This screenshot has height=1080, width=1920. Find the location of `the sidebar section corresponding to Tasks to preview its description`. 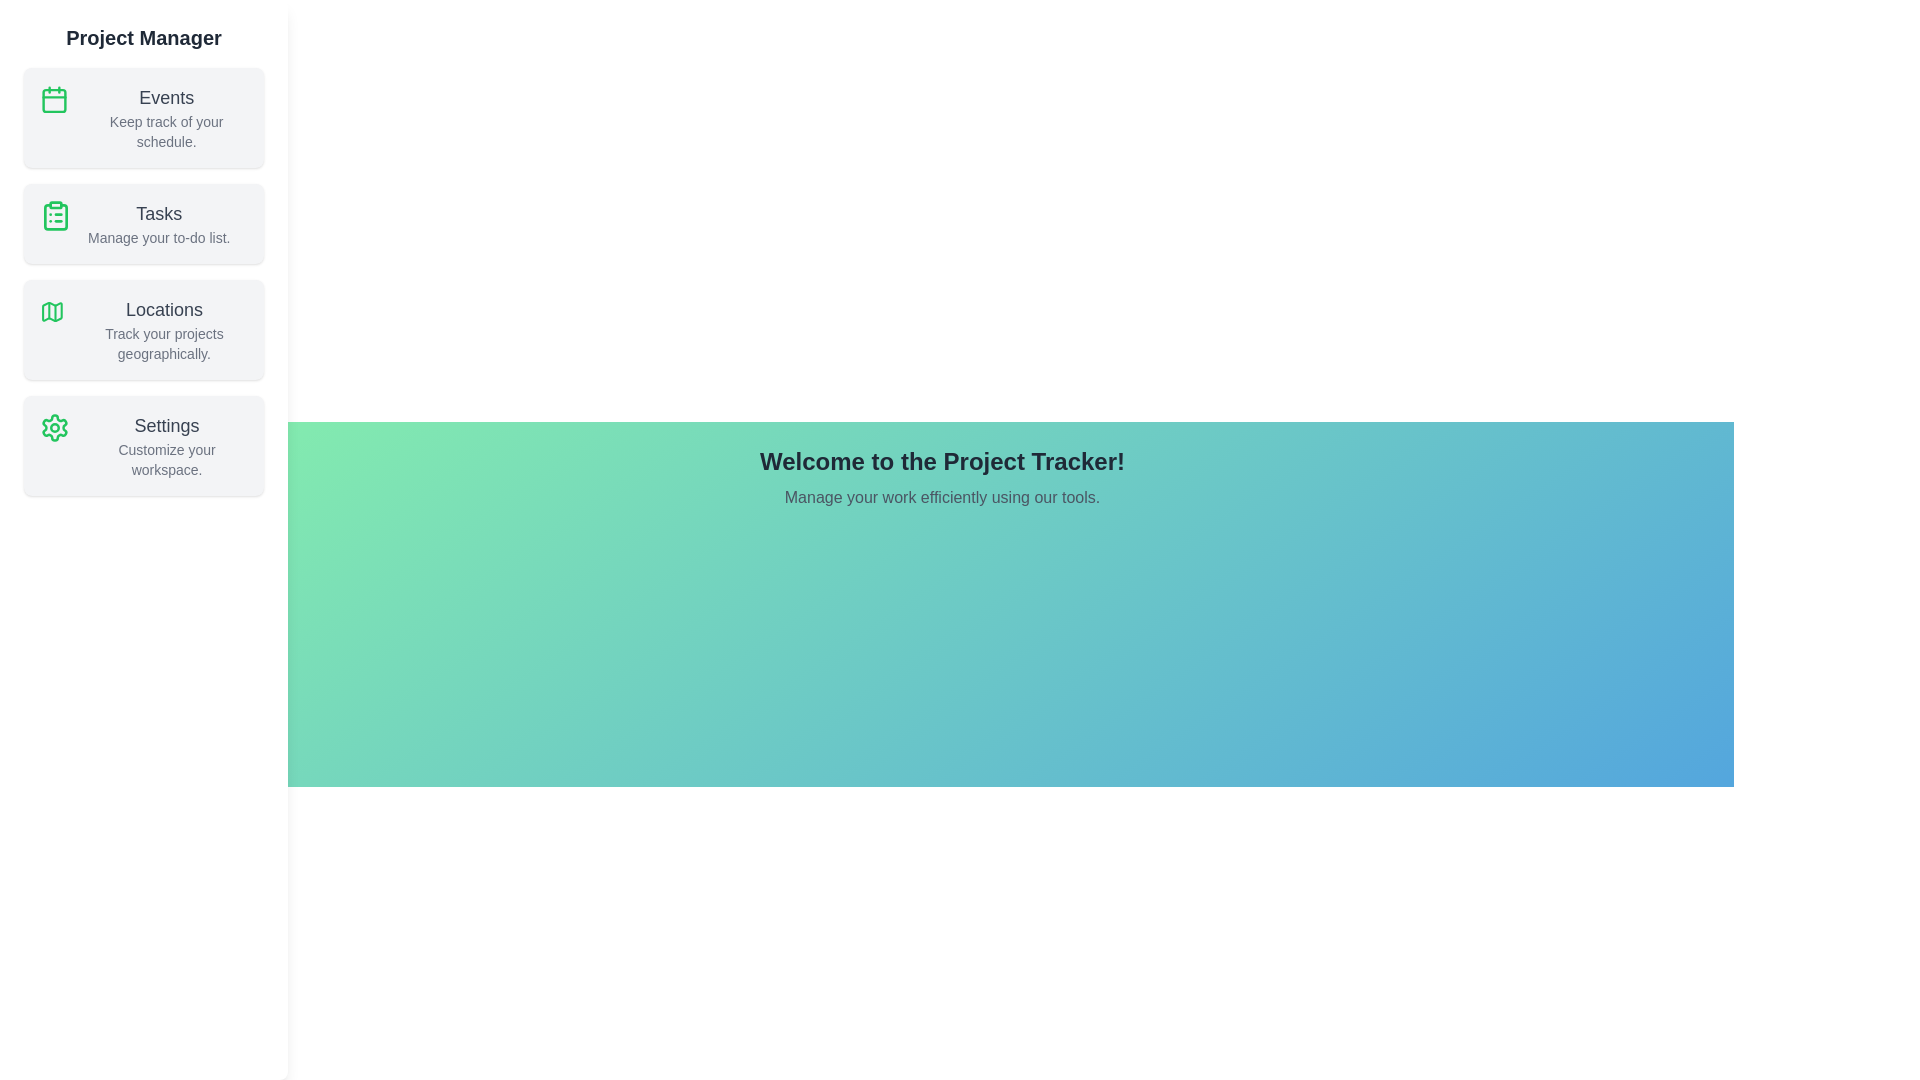

the sidebar section corresponding to Tasks to preview its description is located at coordinates (143, 223).